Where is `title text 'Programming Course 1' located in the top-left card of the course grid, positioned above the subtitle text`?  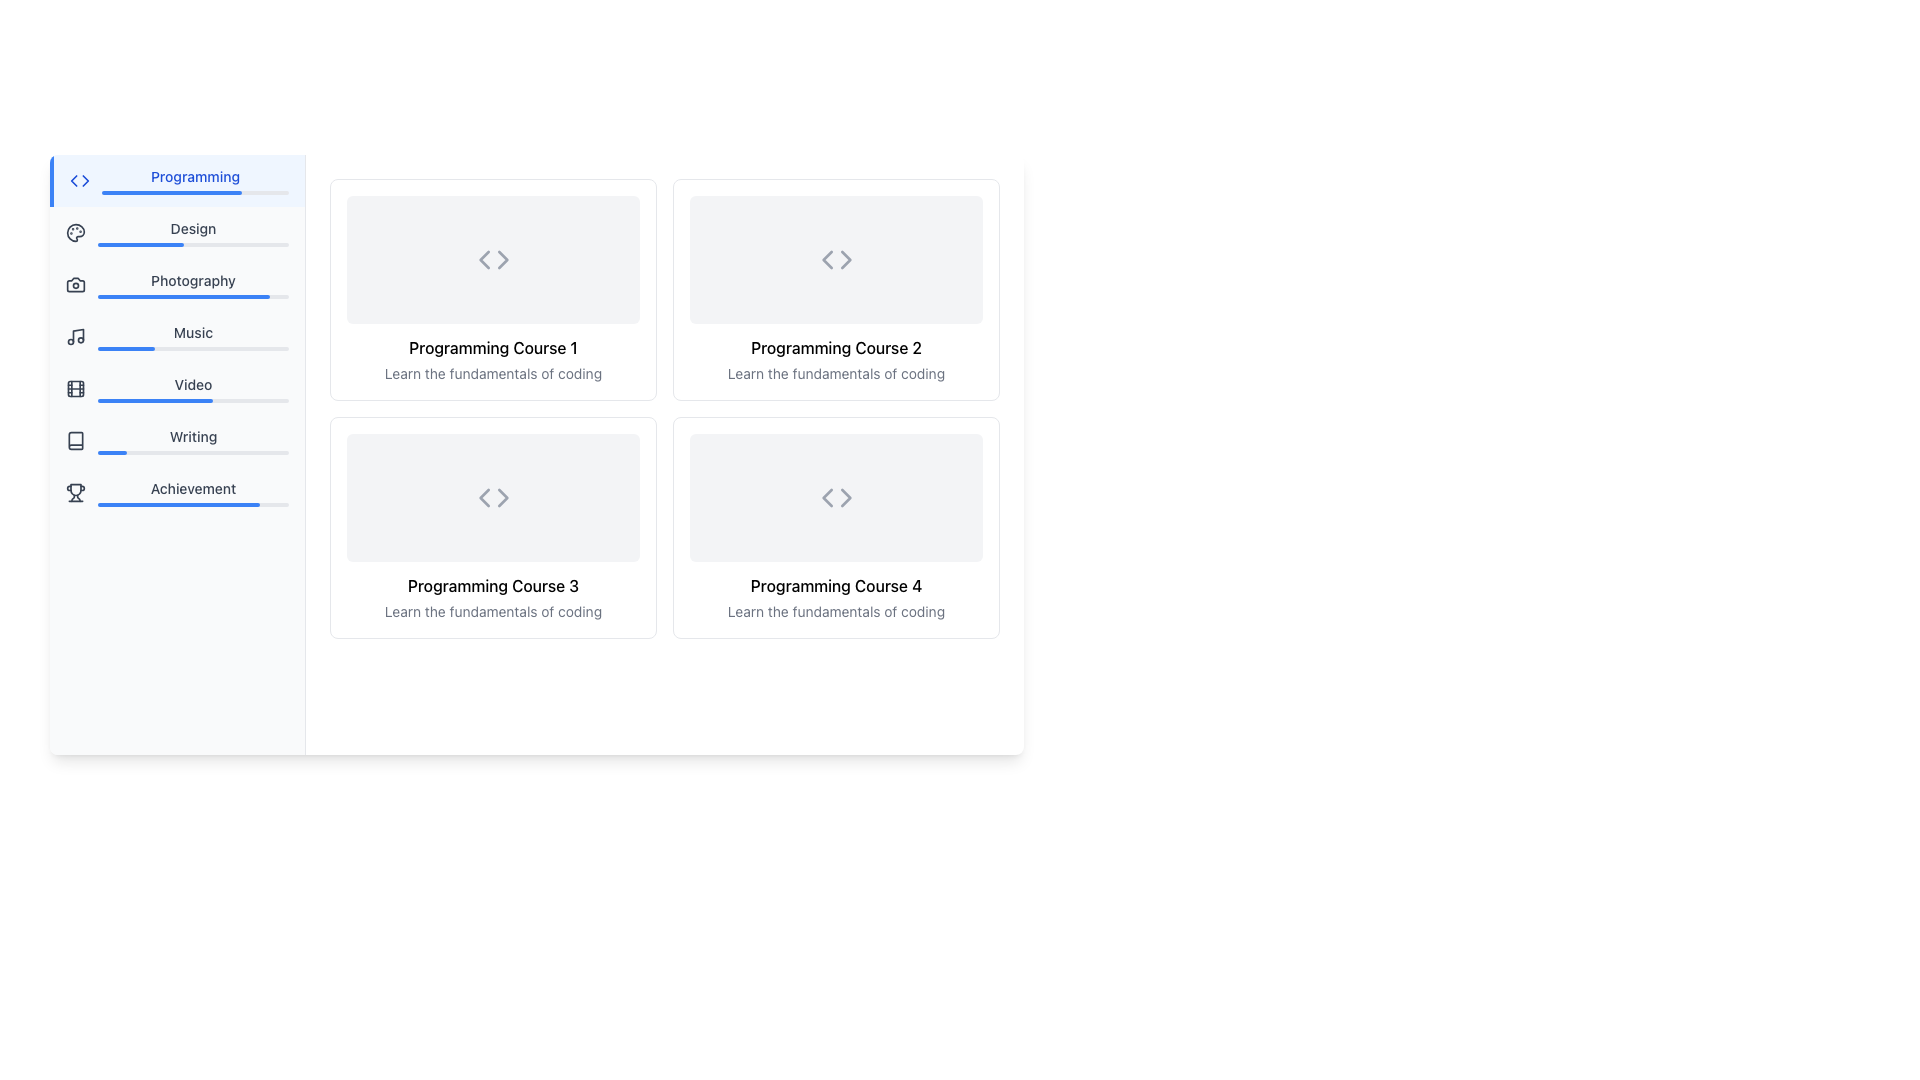
title text 'Programming Course 1' located in the top-left card of the course grid, positioned above the subtitle text is located at coordinates (493, 346).